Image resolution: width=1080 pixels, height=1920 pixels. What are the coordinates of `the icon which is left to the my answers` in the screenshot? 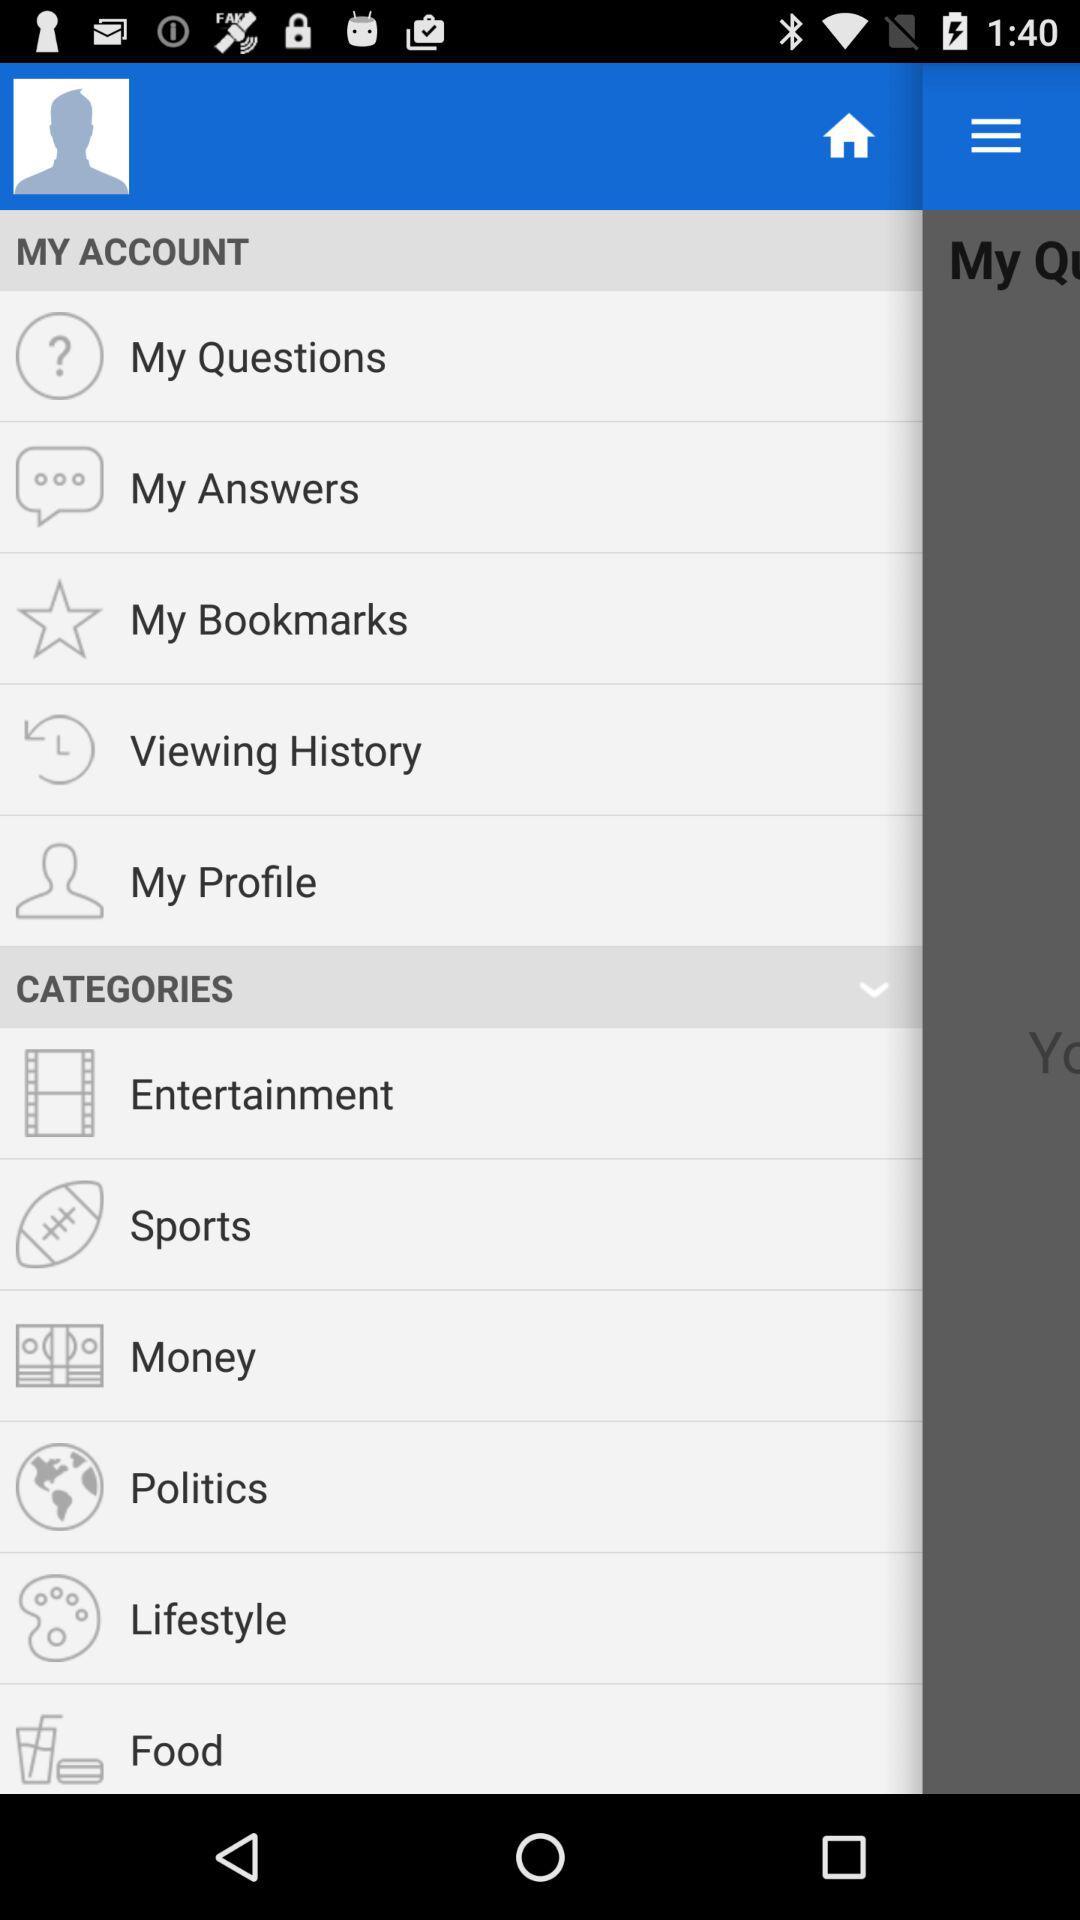 It's located at (59, 486).